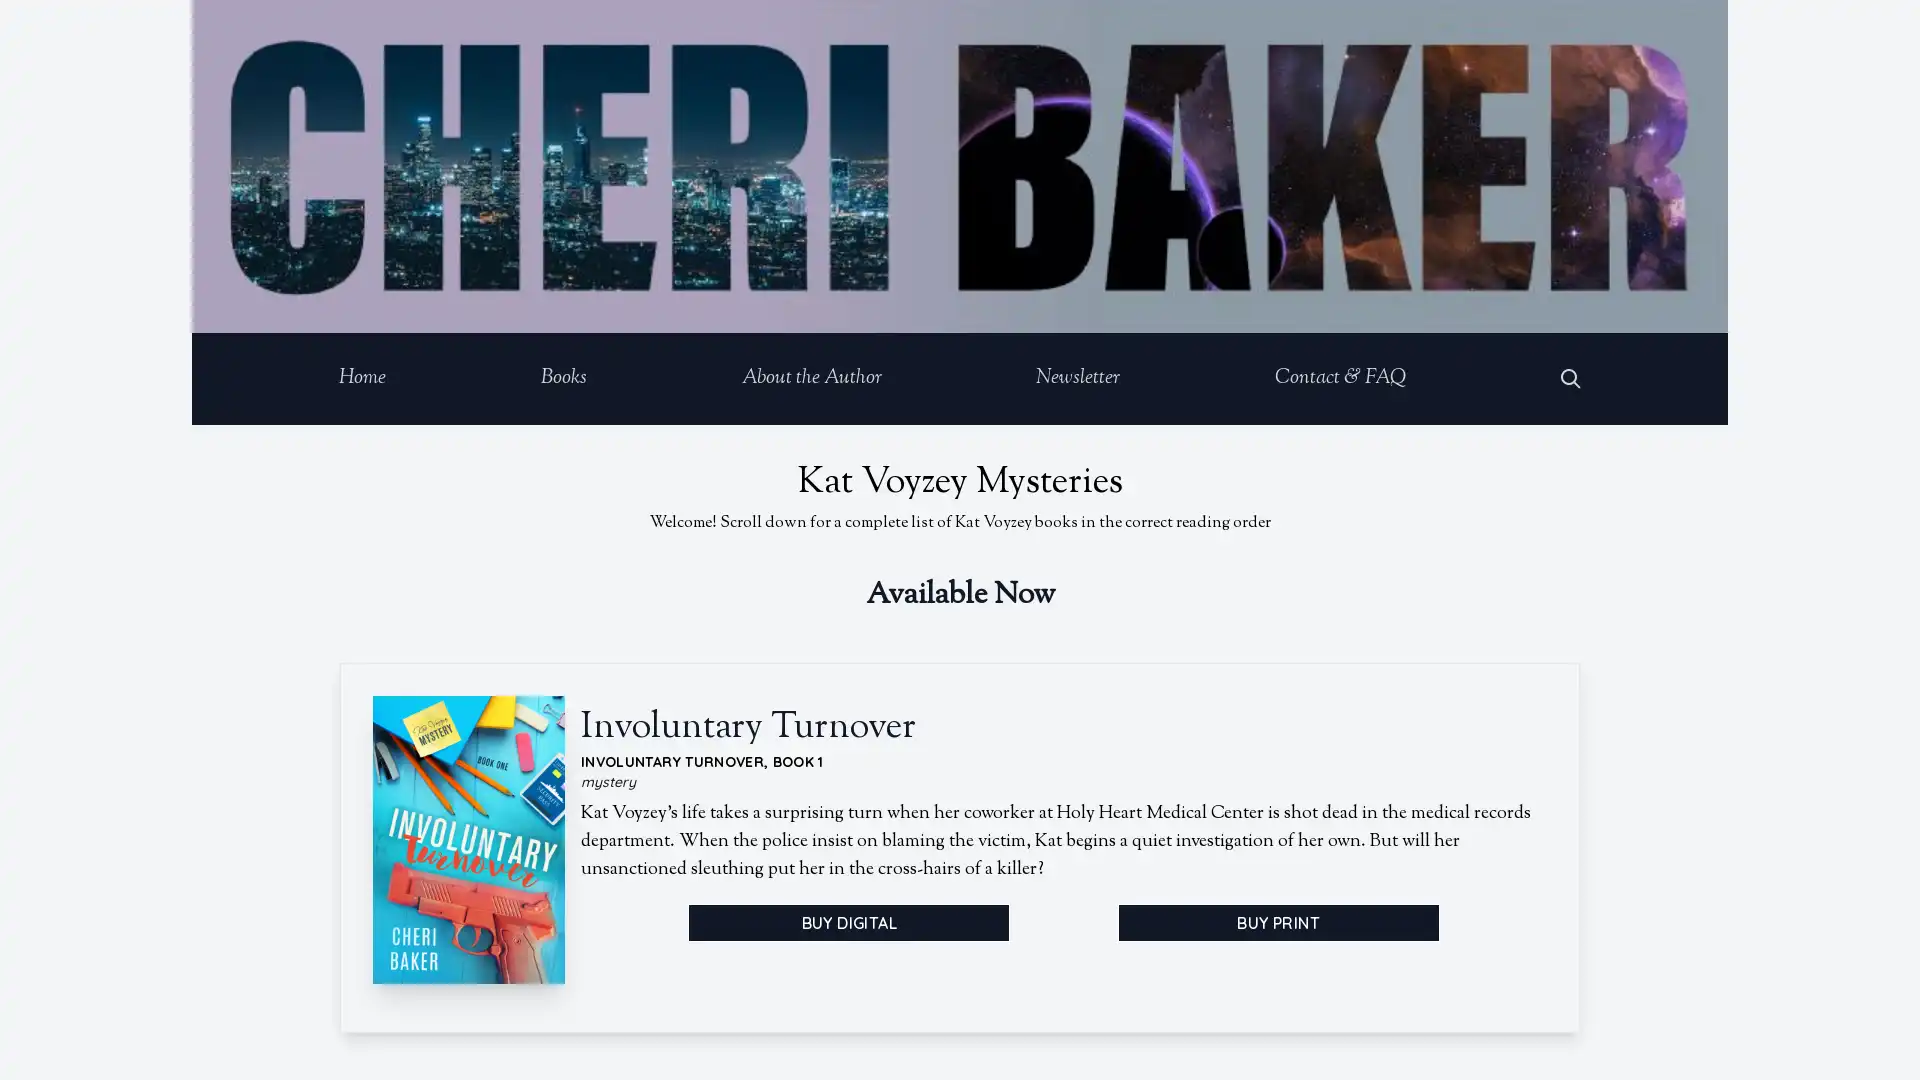  I want to click on BUY PRINT, so click(1276, 921).